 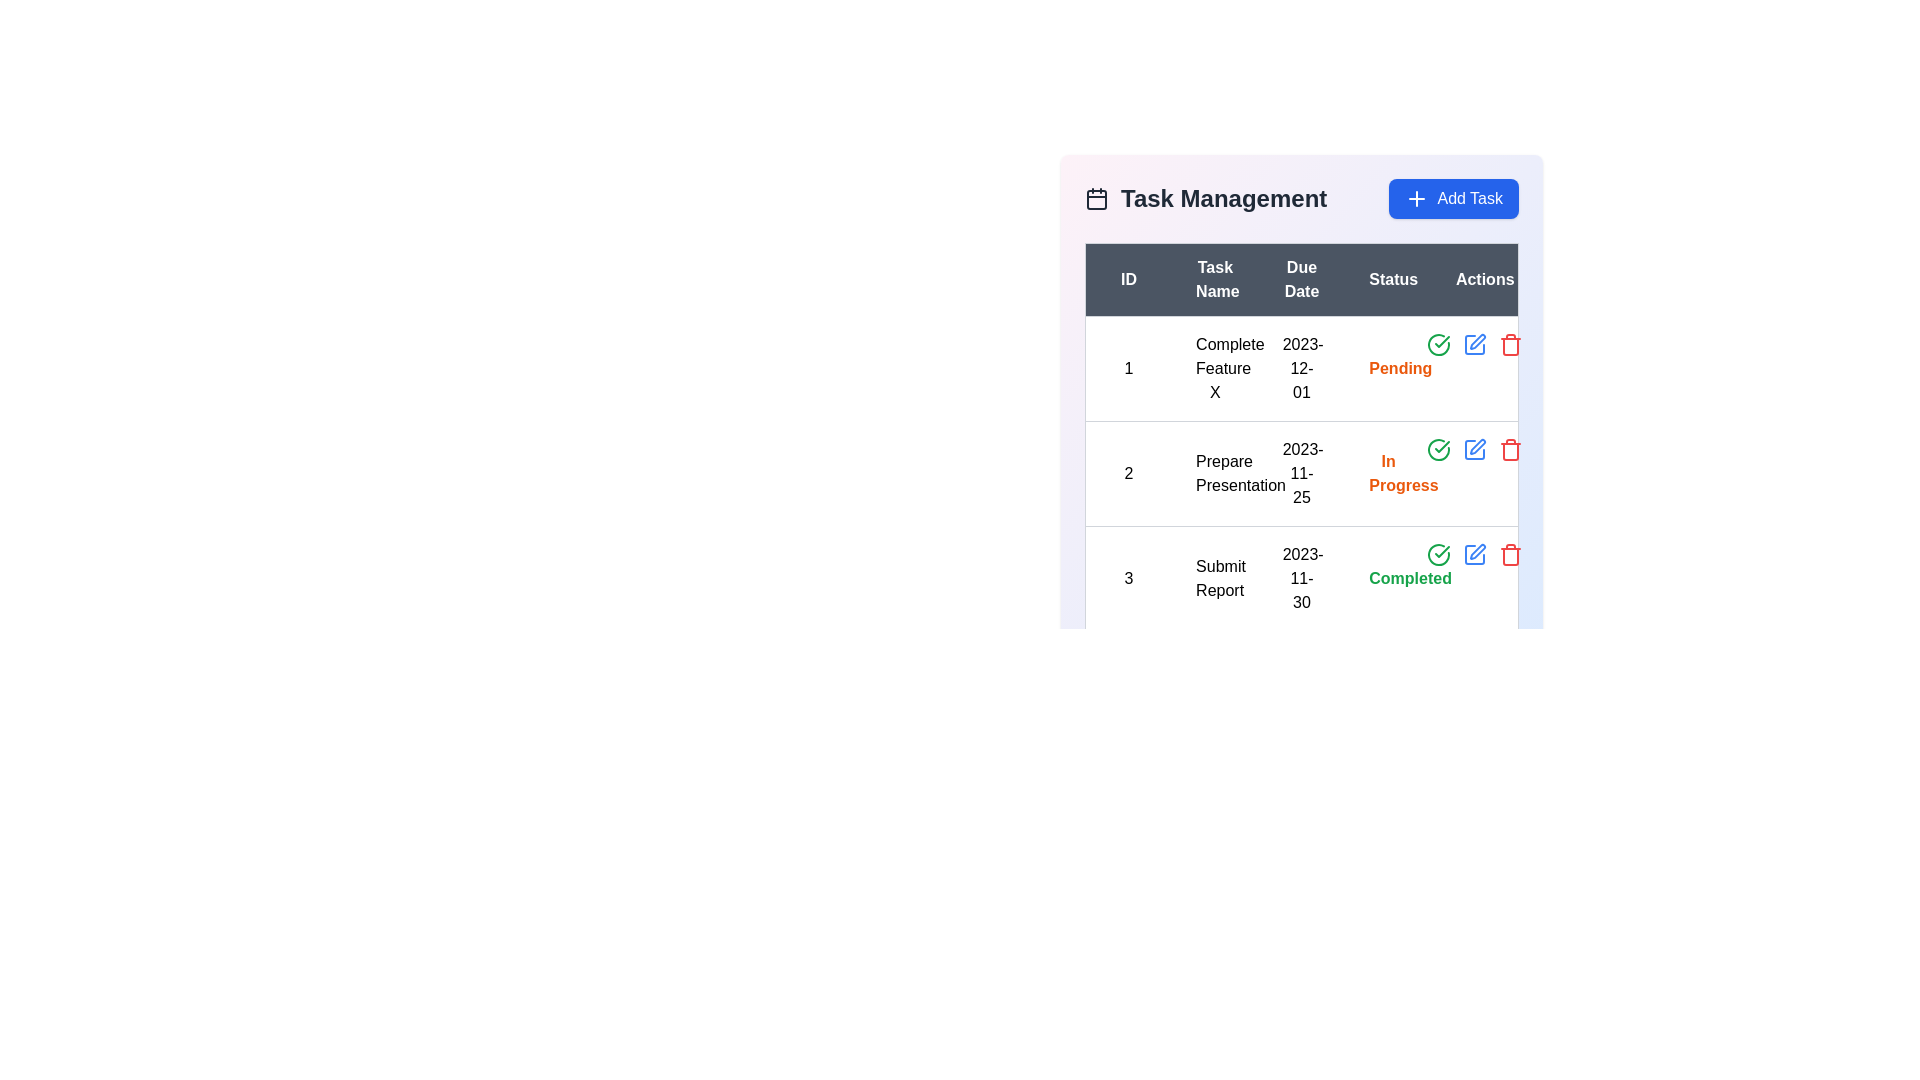 What do you see at coordinates (1510, 451) in the screenshot?
I see `the trash can icon in the 'Actions' column of the second task labeled 'Prepare Presentation'` at bounding box center [1510, 451].